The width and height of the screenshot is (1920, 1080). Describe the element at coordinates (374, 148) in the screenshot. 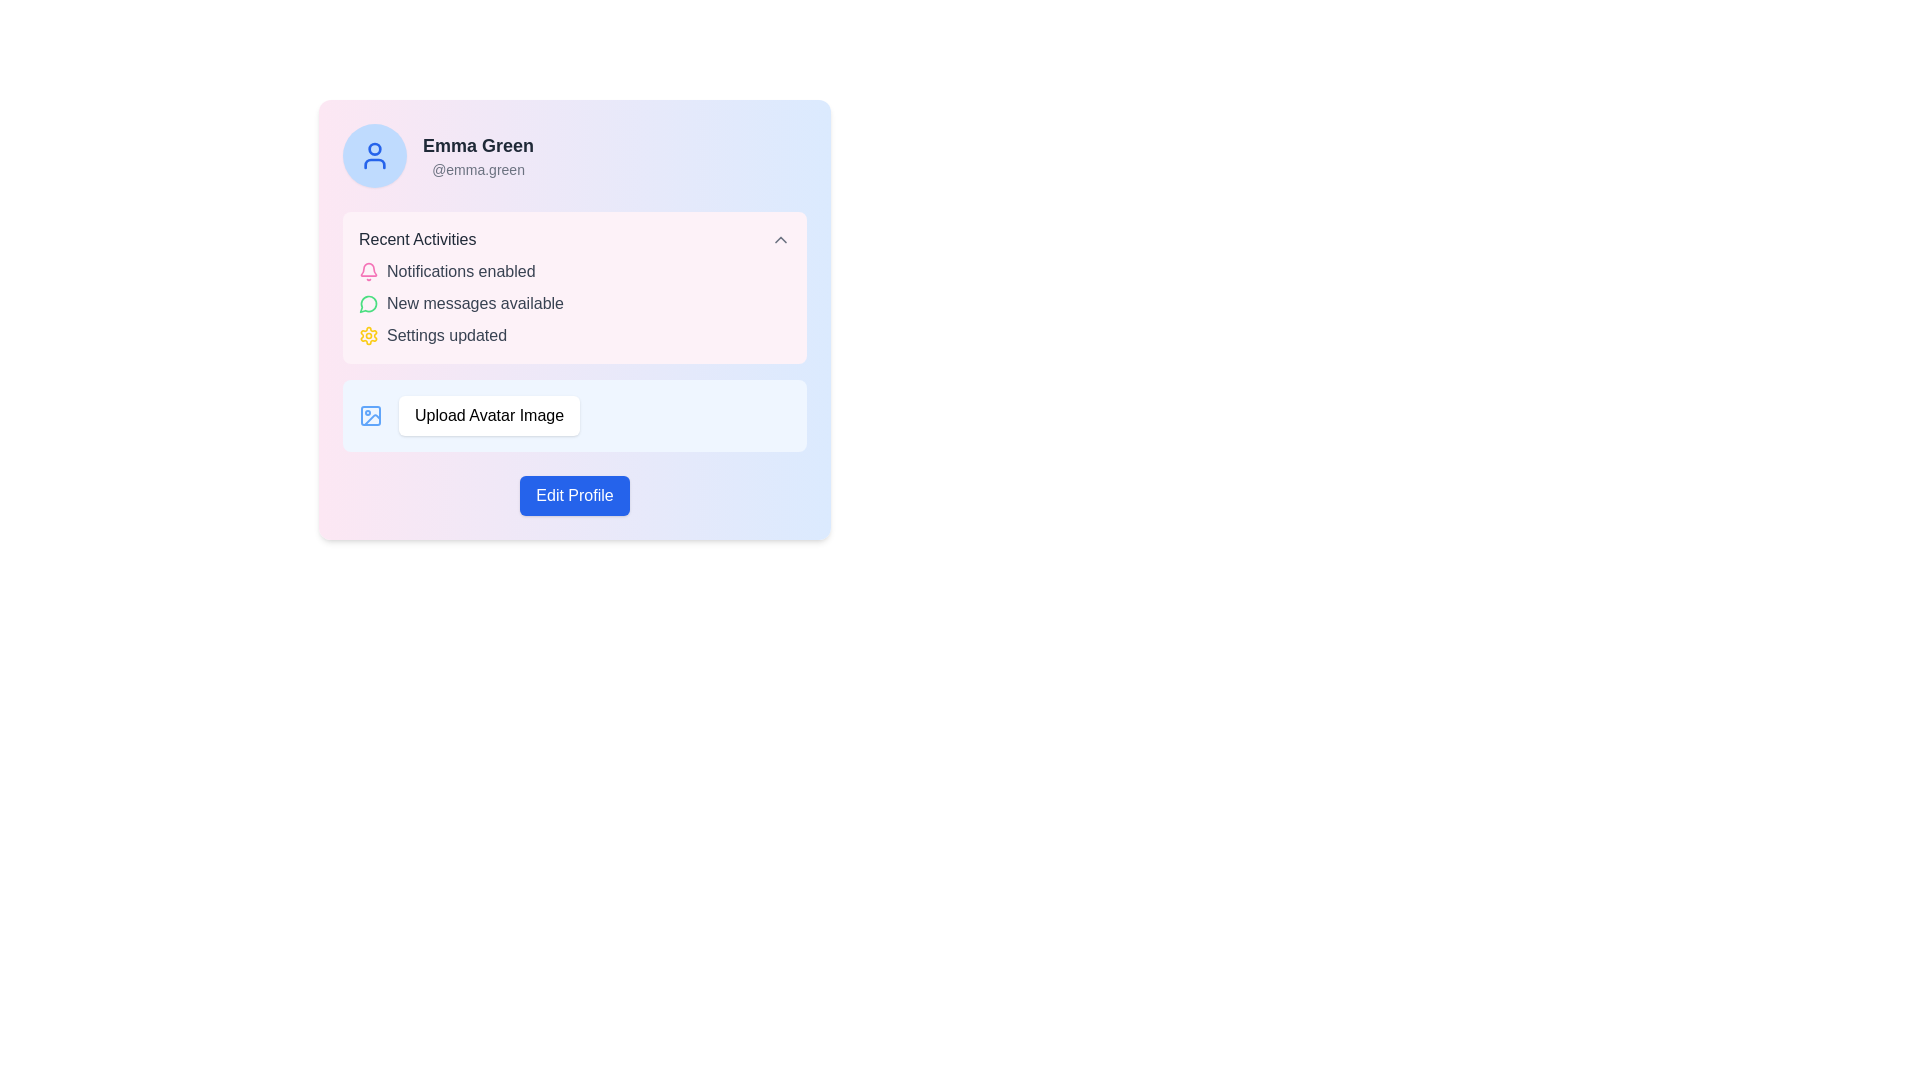

I see `the SVG circle graphical element representing the head in the profile icon located in the top left section of the interface card` at that location.